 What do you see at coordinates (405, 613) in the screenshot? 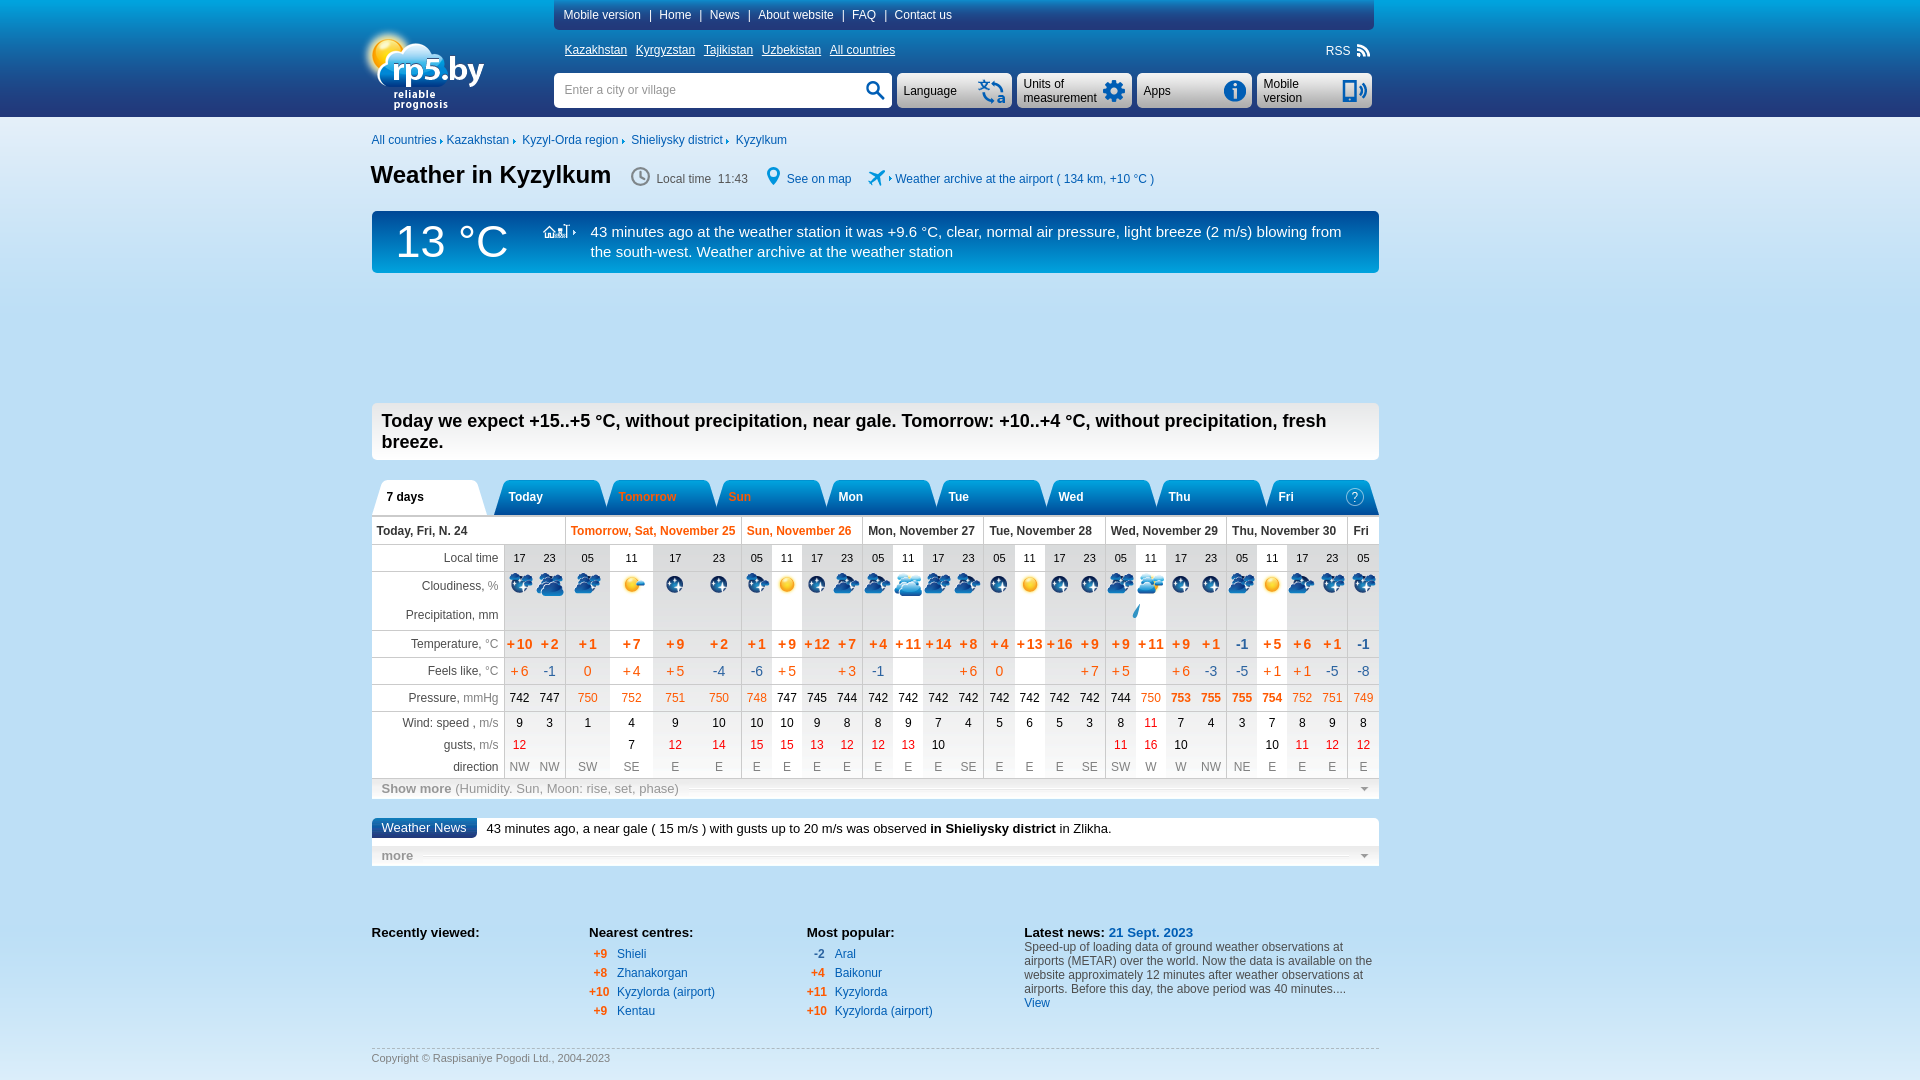
I see `'Precipitation, mm'` at bounding box center [405, 613].